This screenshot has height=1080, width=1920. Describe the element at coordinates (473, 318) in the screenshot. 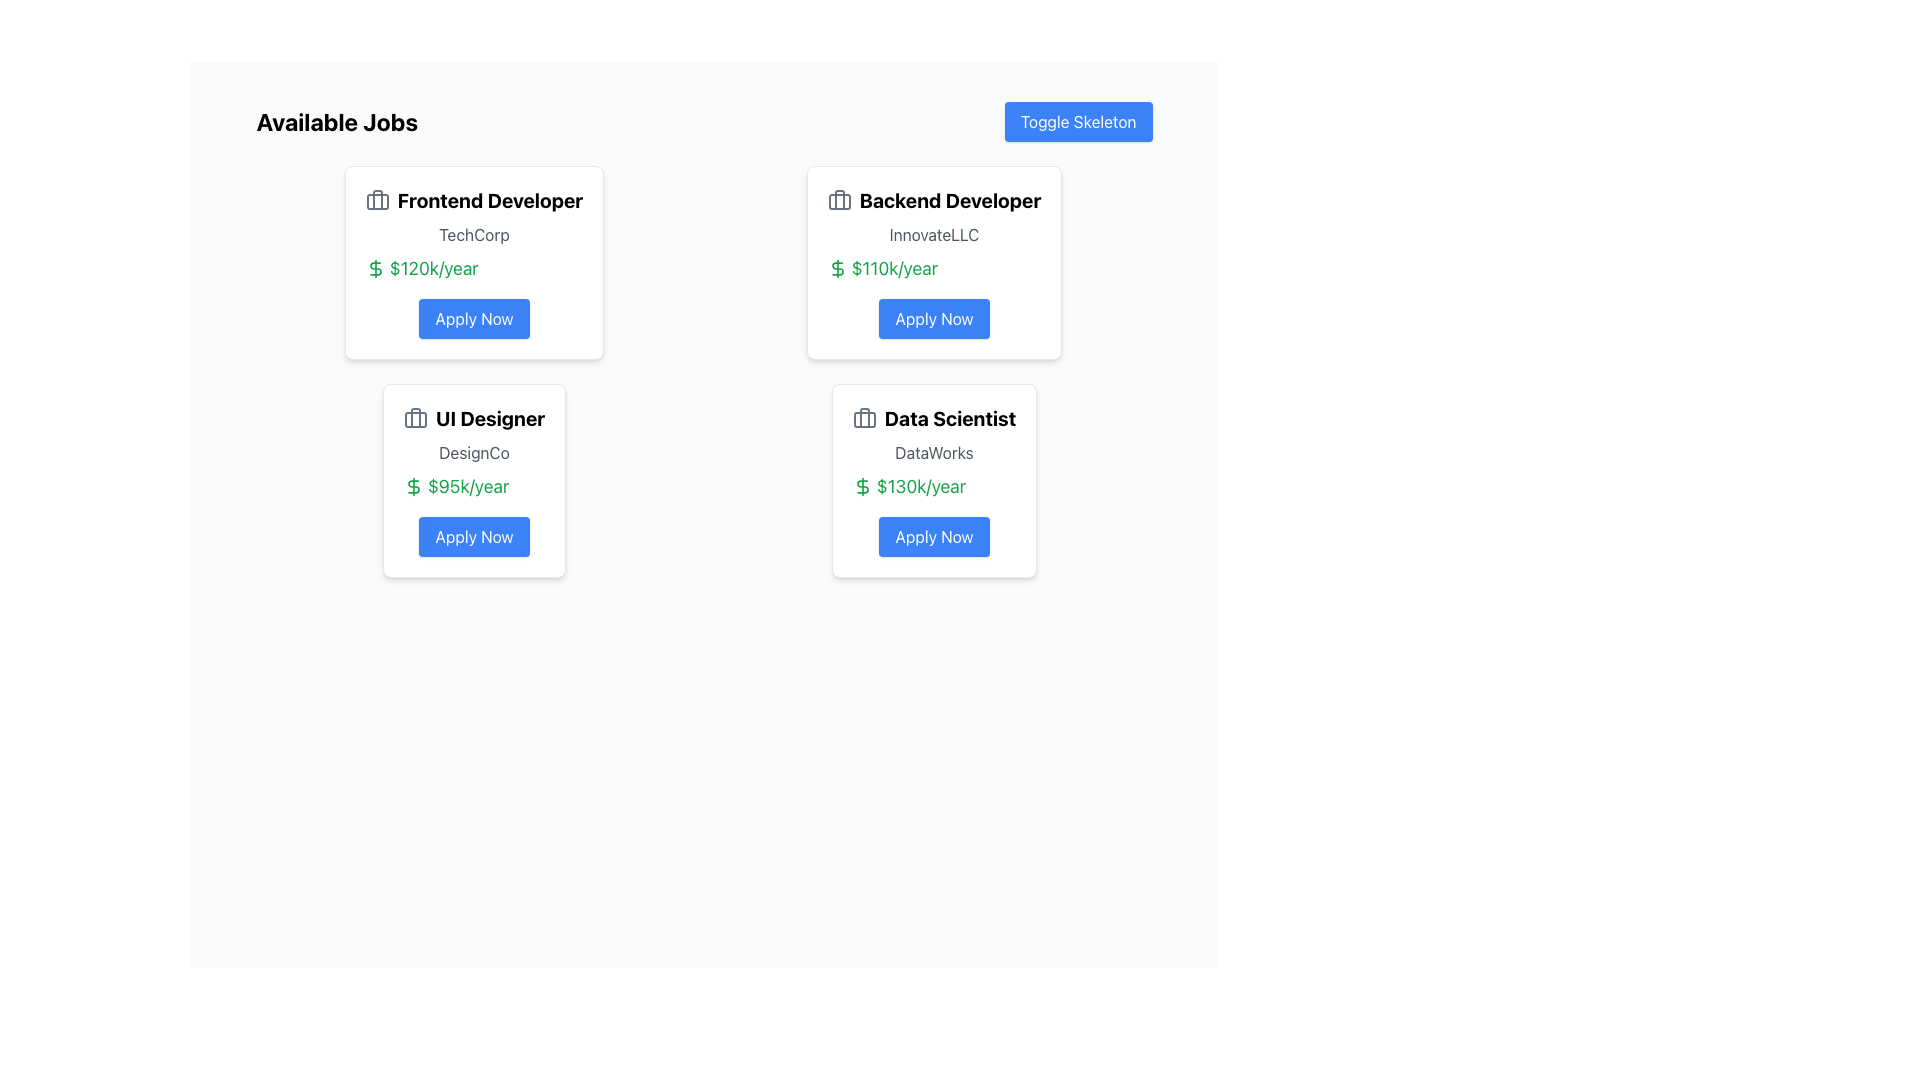

I see `the action button at the bottom of the job listing card for the 'Frontend Developer' position at 'TechCorp' to proceed with the application process` at that location.